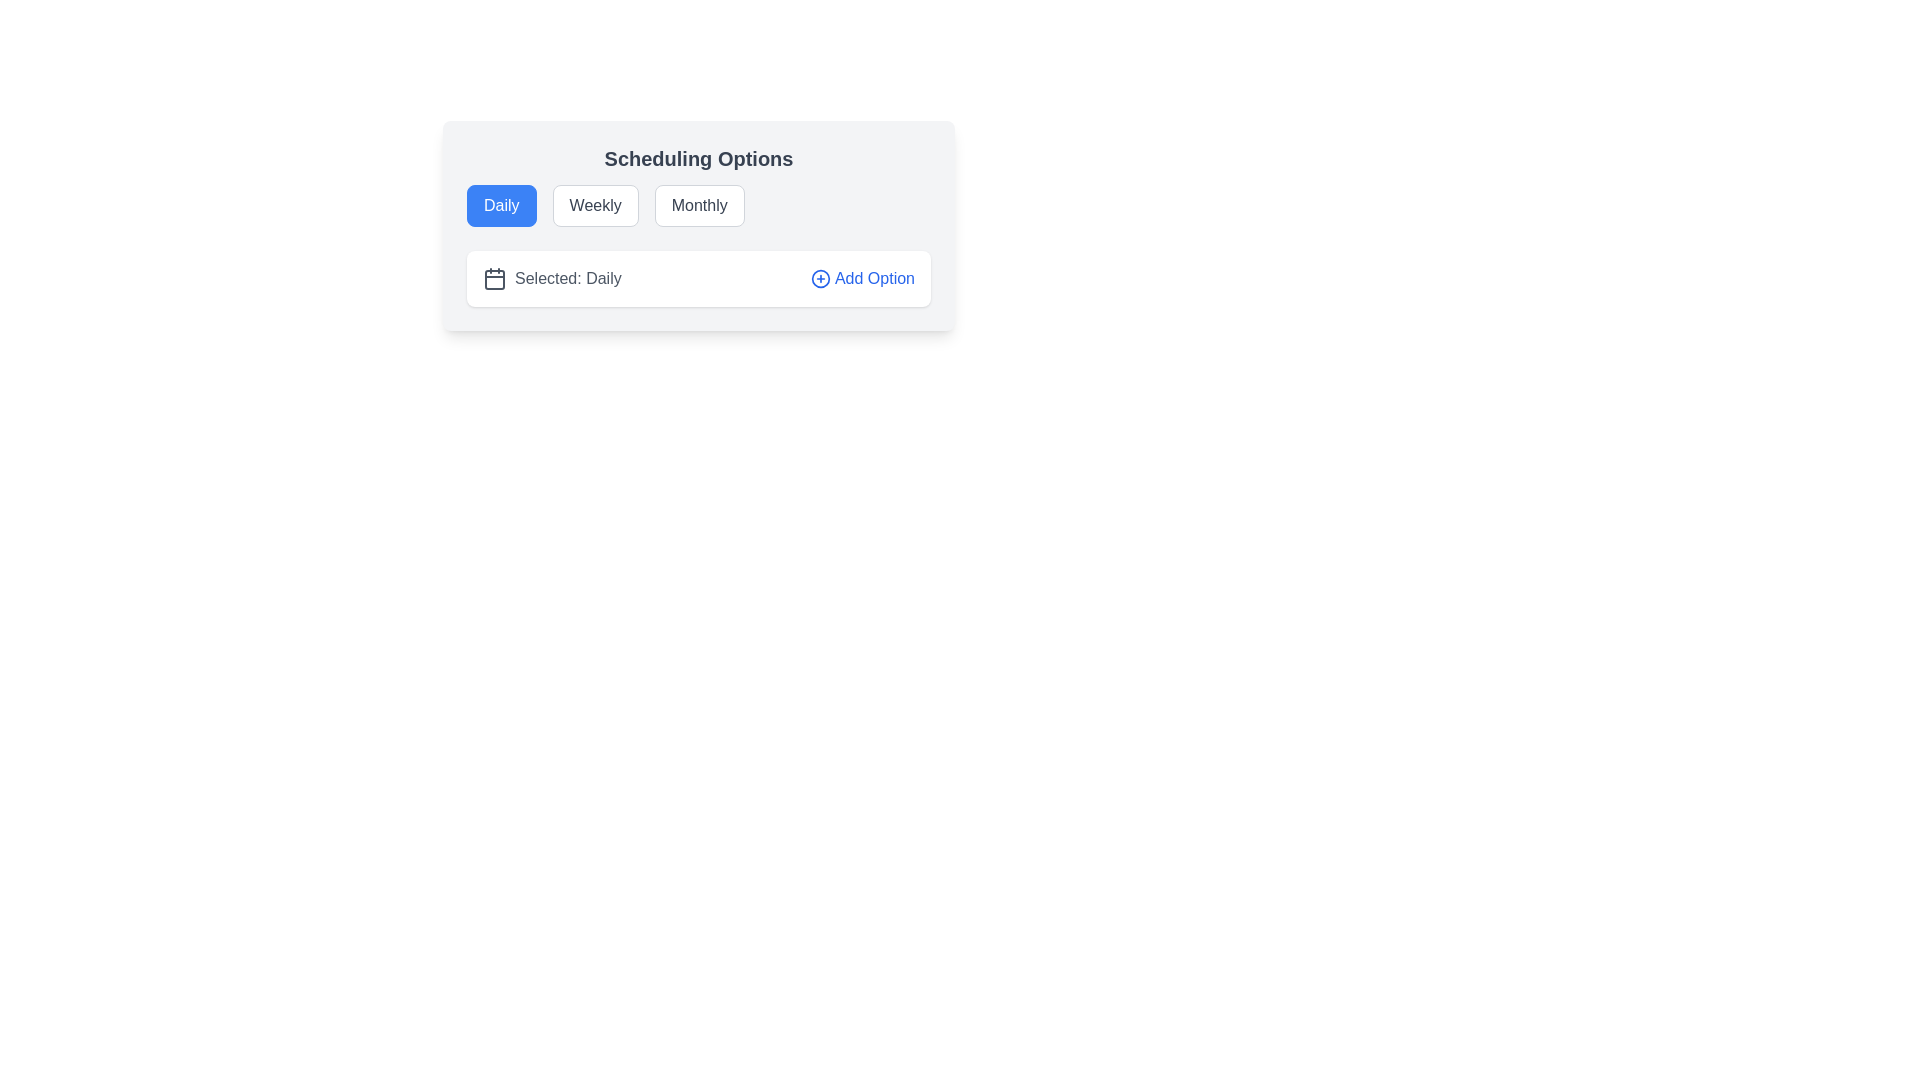 The width and height of the screenshot is (1920, 1080). What do you see at coordinates (820, 278) in the screenshot?
I see `the SVG circle representing the 'add' action located at the right end of the row containing the text 'Add Option'` at bounding box center [820, 278].